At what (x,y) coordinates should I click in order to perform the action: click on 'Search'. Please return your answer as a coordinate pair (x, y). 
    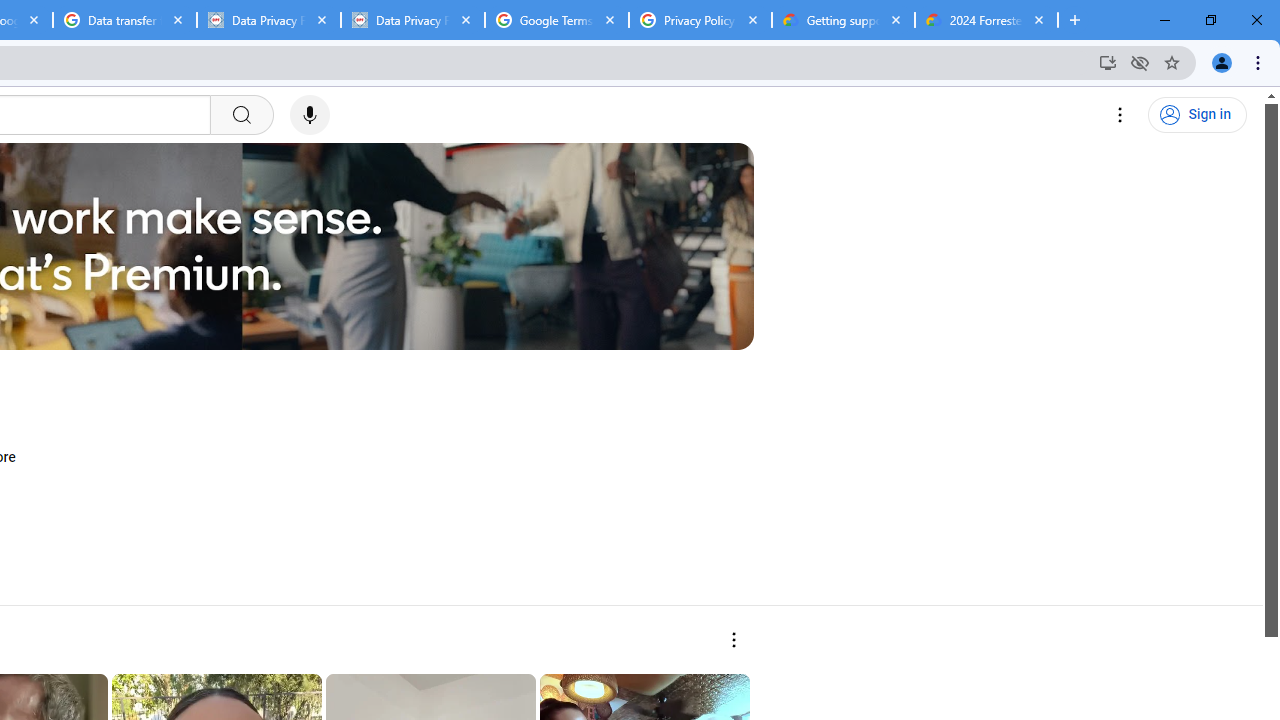
    Looking at the image, I should click on (240, 115).